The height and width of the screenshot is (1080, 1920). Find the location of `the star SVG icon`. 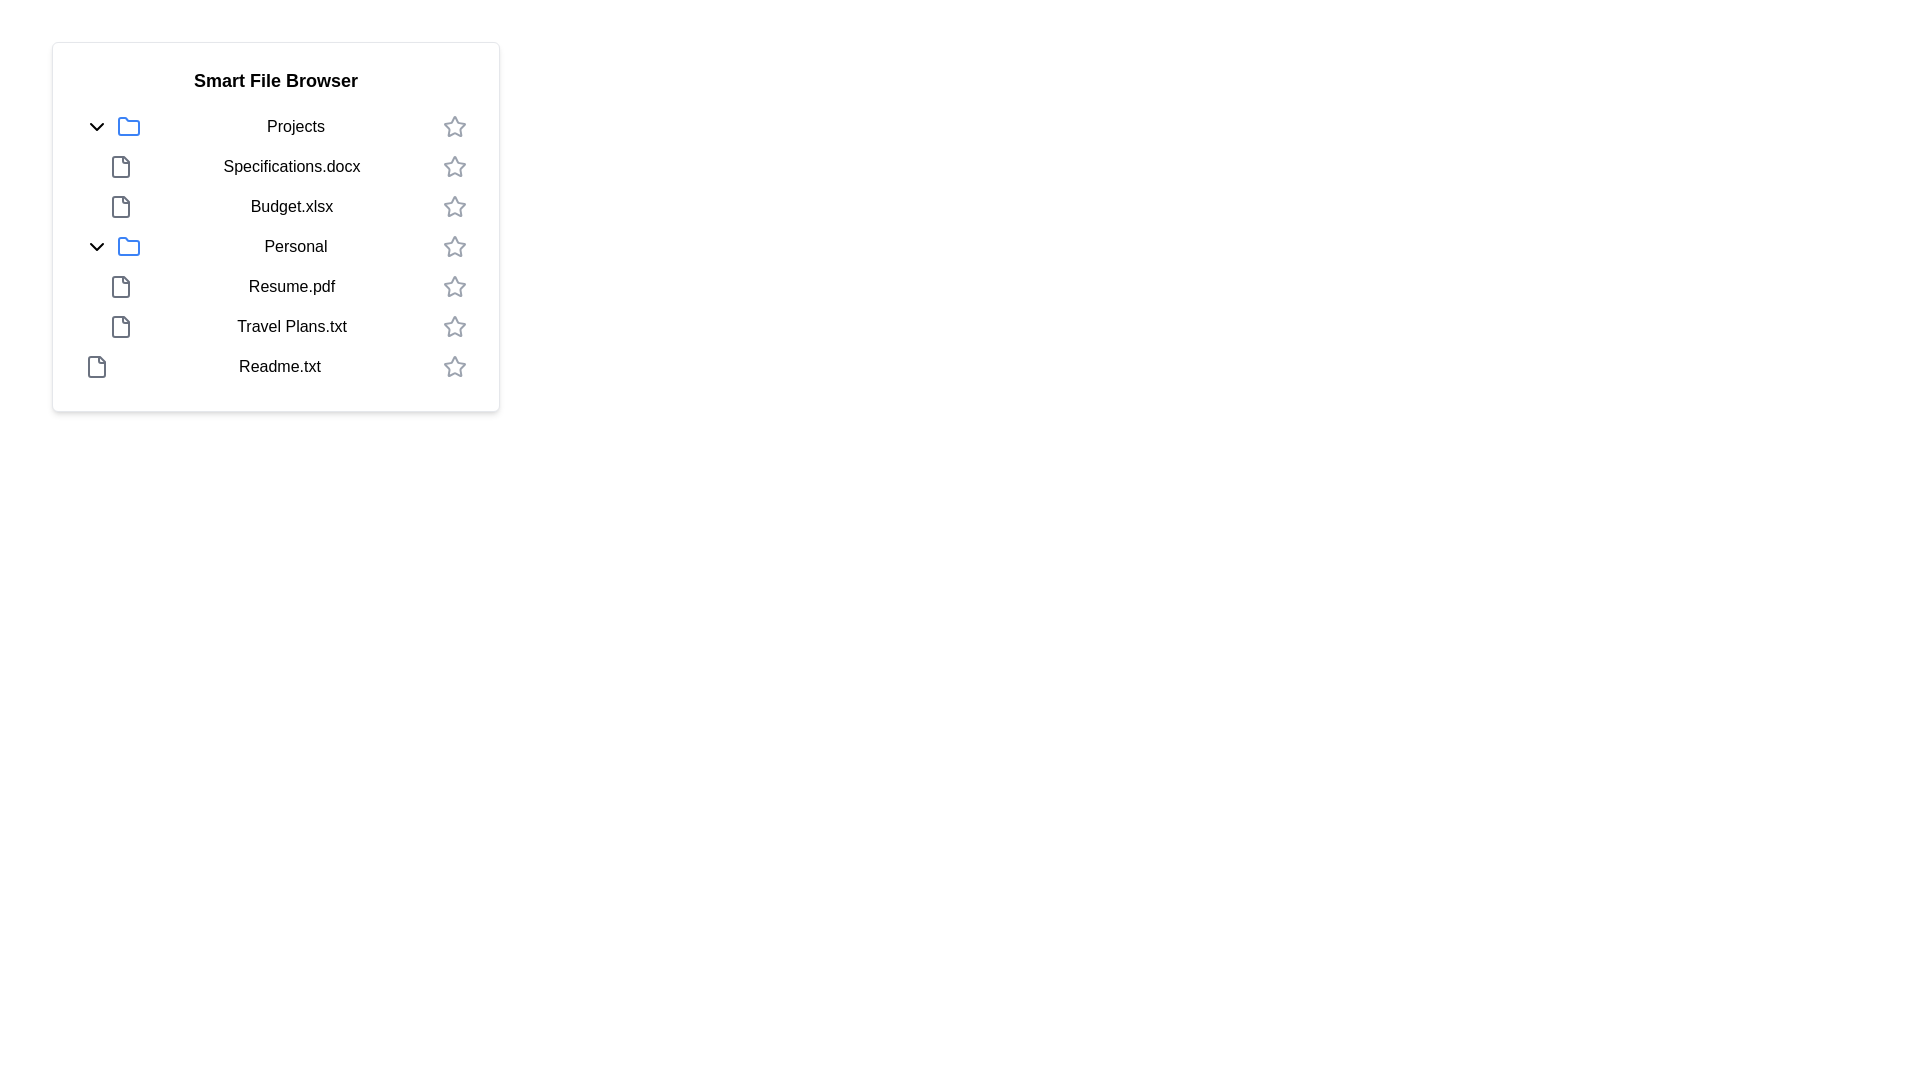

the star SVG icon is located at coordinates (454, 207).